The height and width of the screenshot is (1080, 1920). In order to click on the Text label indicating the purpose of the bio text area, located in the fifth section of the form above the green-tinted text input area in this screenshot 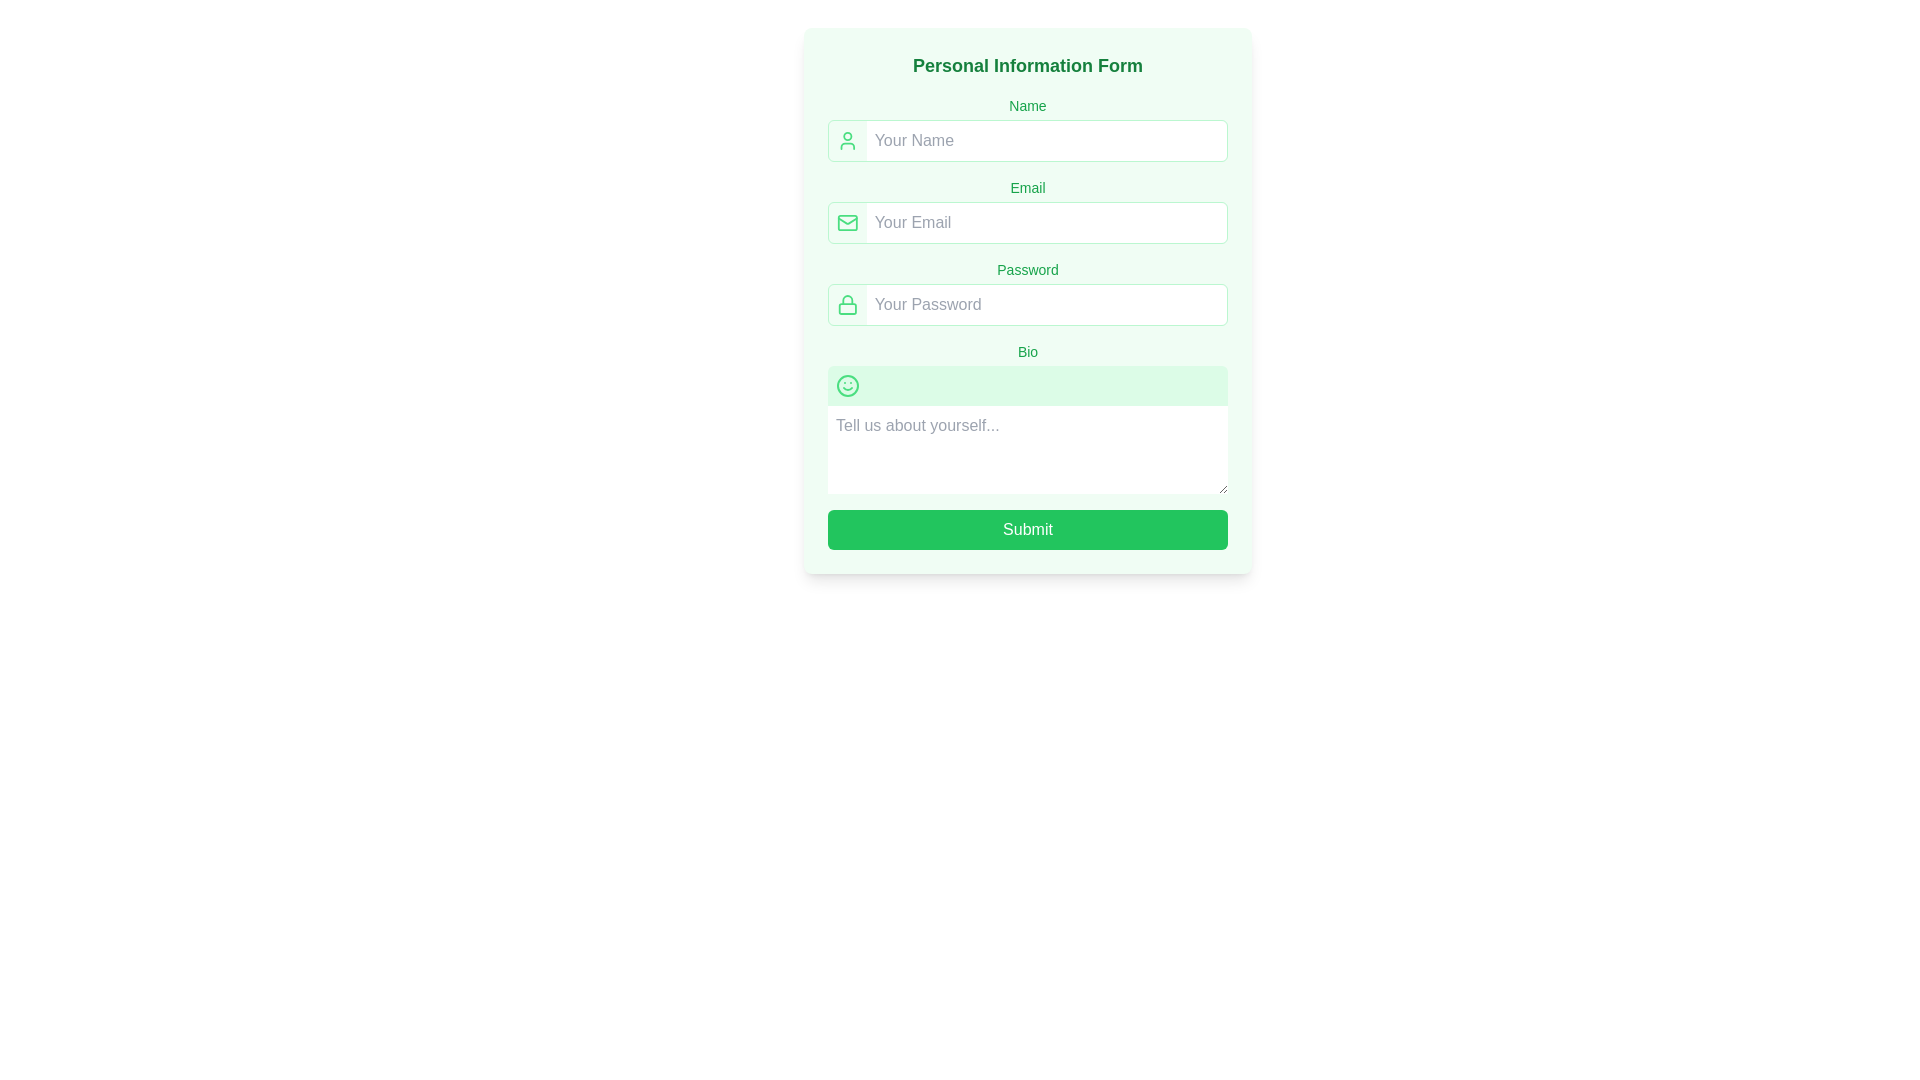, I will do `click(1027, 350)`.